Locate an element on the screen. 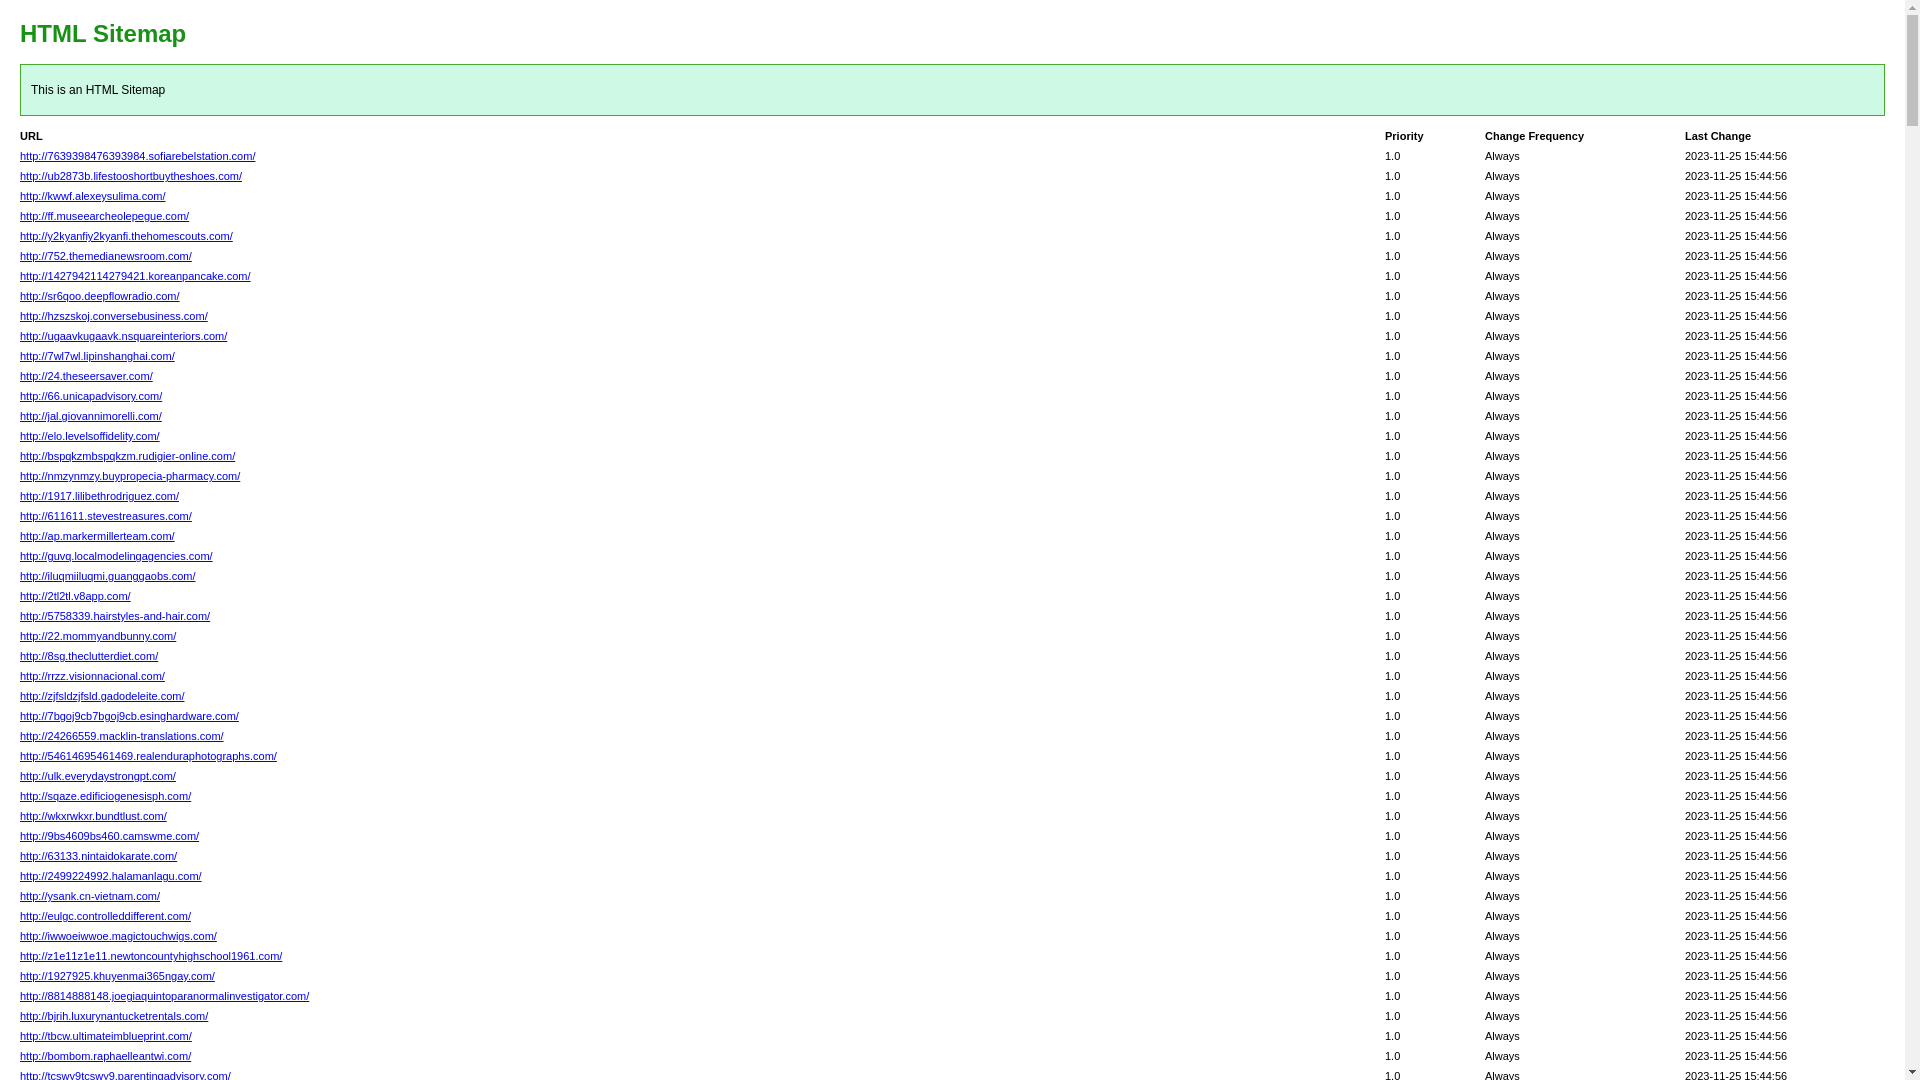 This screenshot has width=1920, height=1080. 'http://7wl7wl.lipinshanghai.com/' is located at coordinates (96, 354).